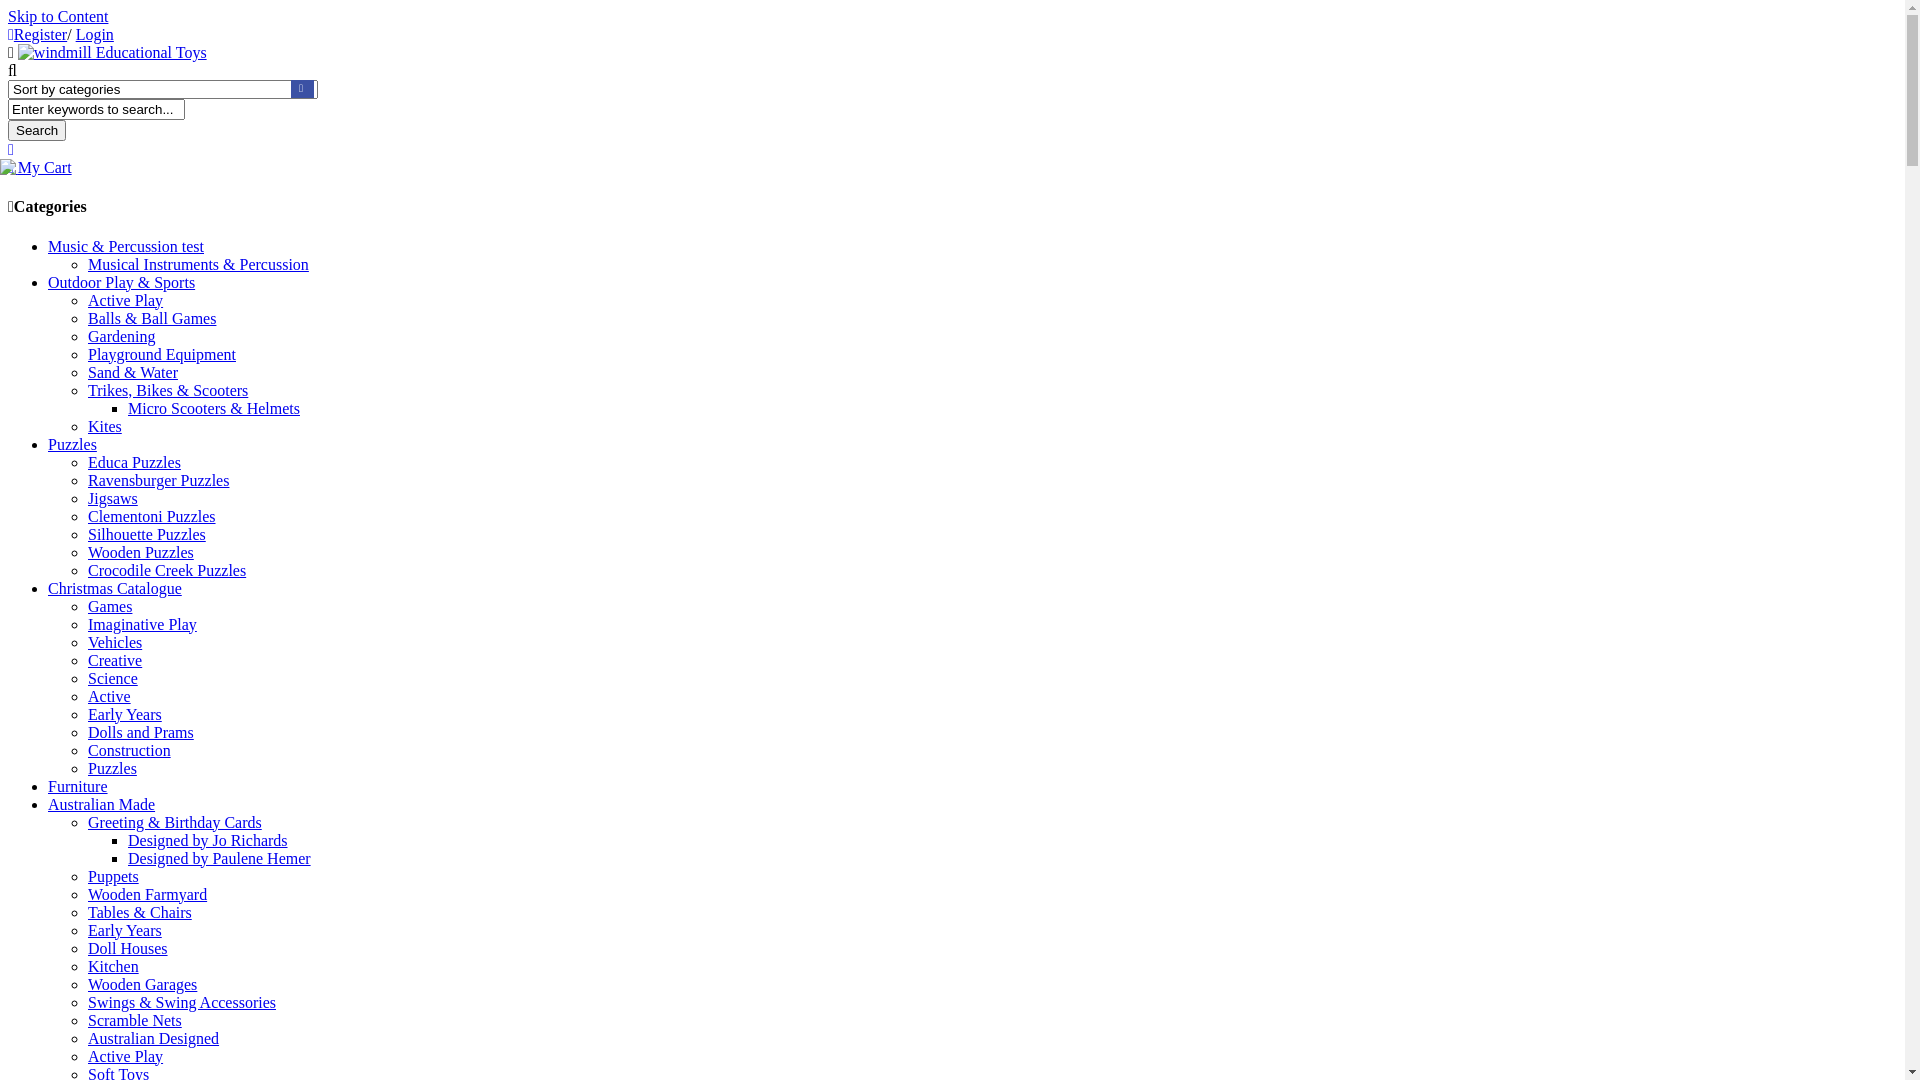 Image resolution: width=1920 pixels, height=1080 pixels. What do you see at coordinates (112, 497) in the screenshot?
I see `'Jigsaws'` at bounding box center [112, 497].